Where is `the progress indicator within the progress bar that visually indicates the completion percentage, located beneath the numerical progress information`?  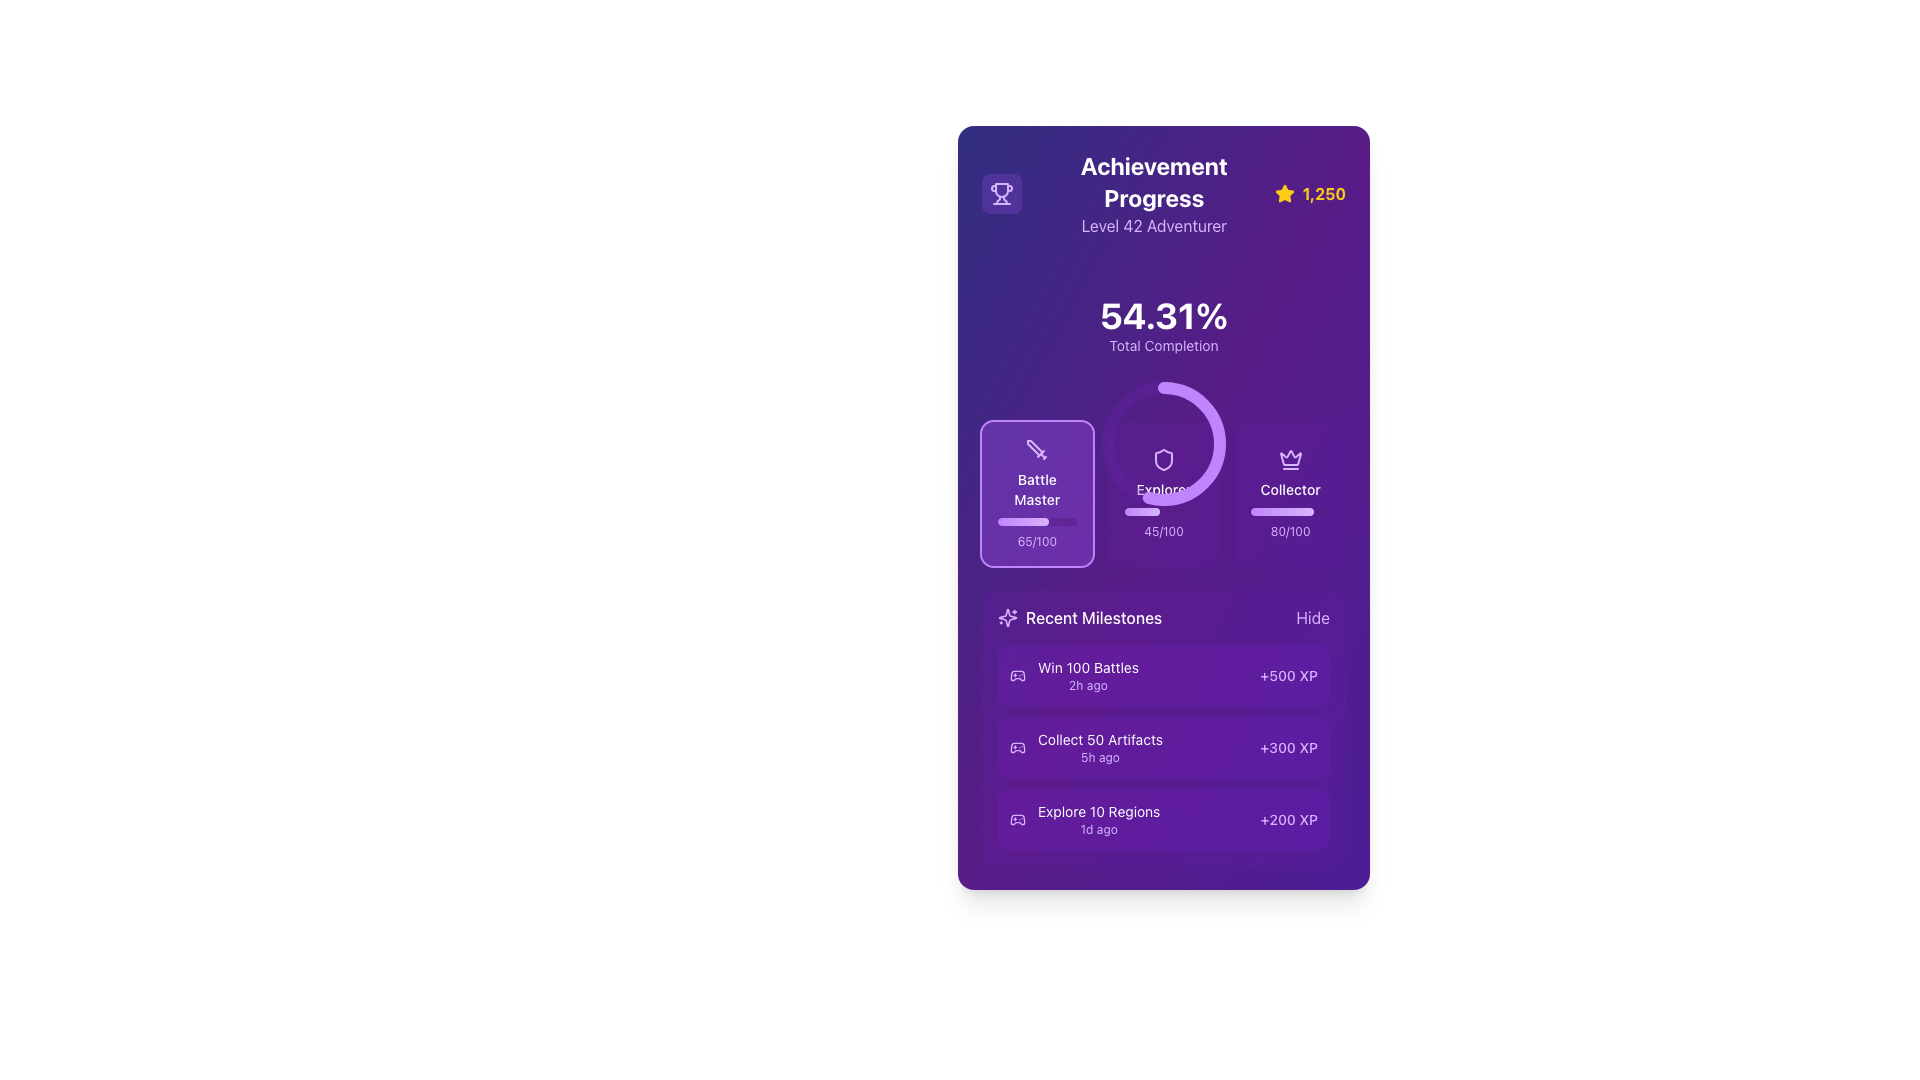 the progress indicator within the progress bar that visually indicates the completion percentage, located beneath the numerical progress information is located at coordinates (1142, 511).